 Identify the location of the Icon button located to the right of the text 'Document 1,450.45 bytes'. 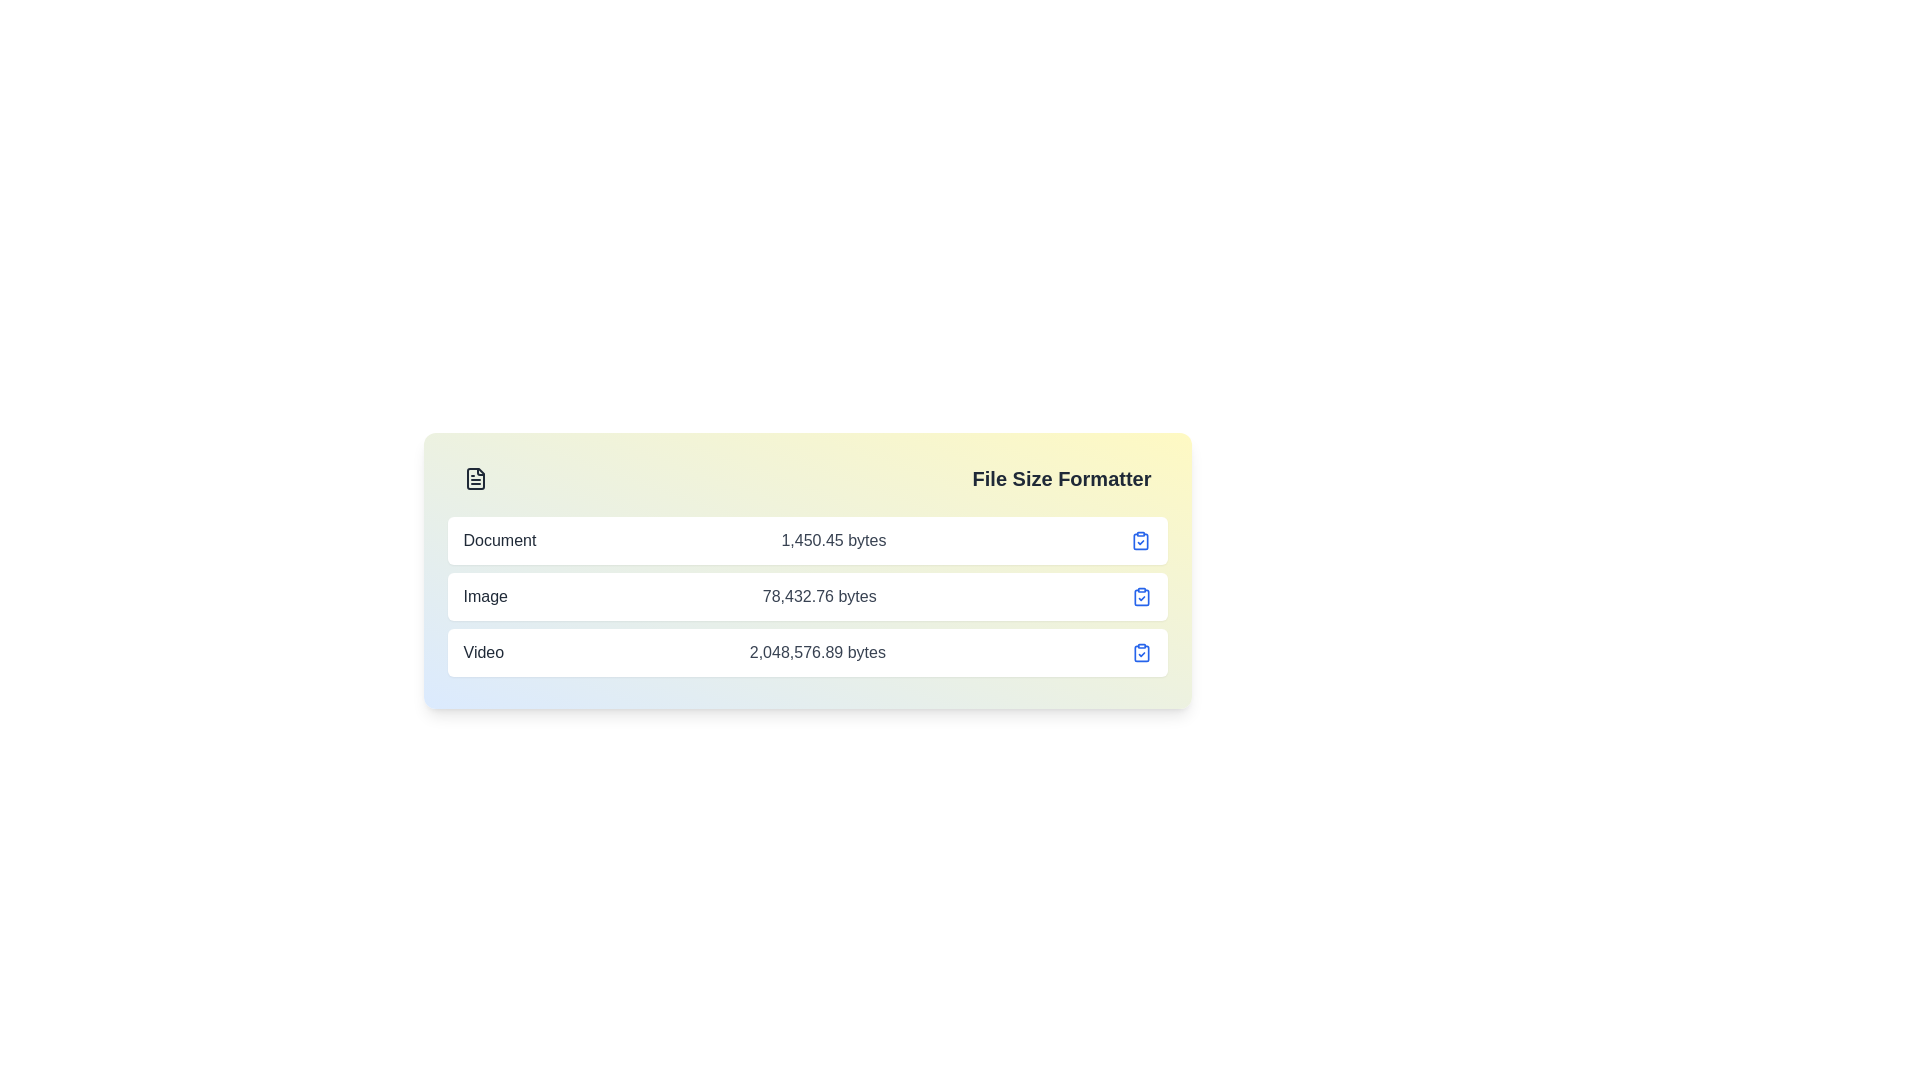
(1141, 540).